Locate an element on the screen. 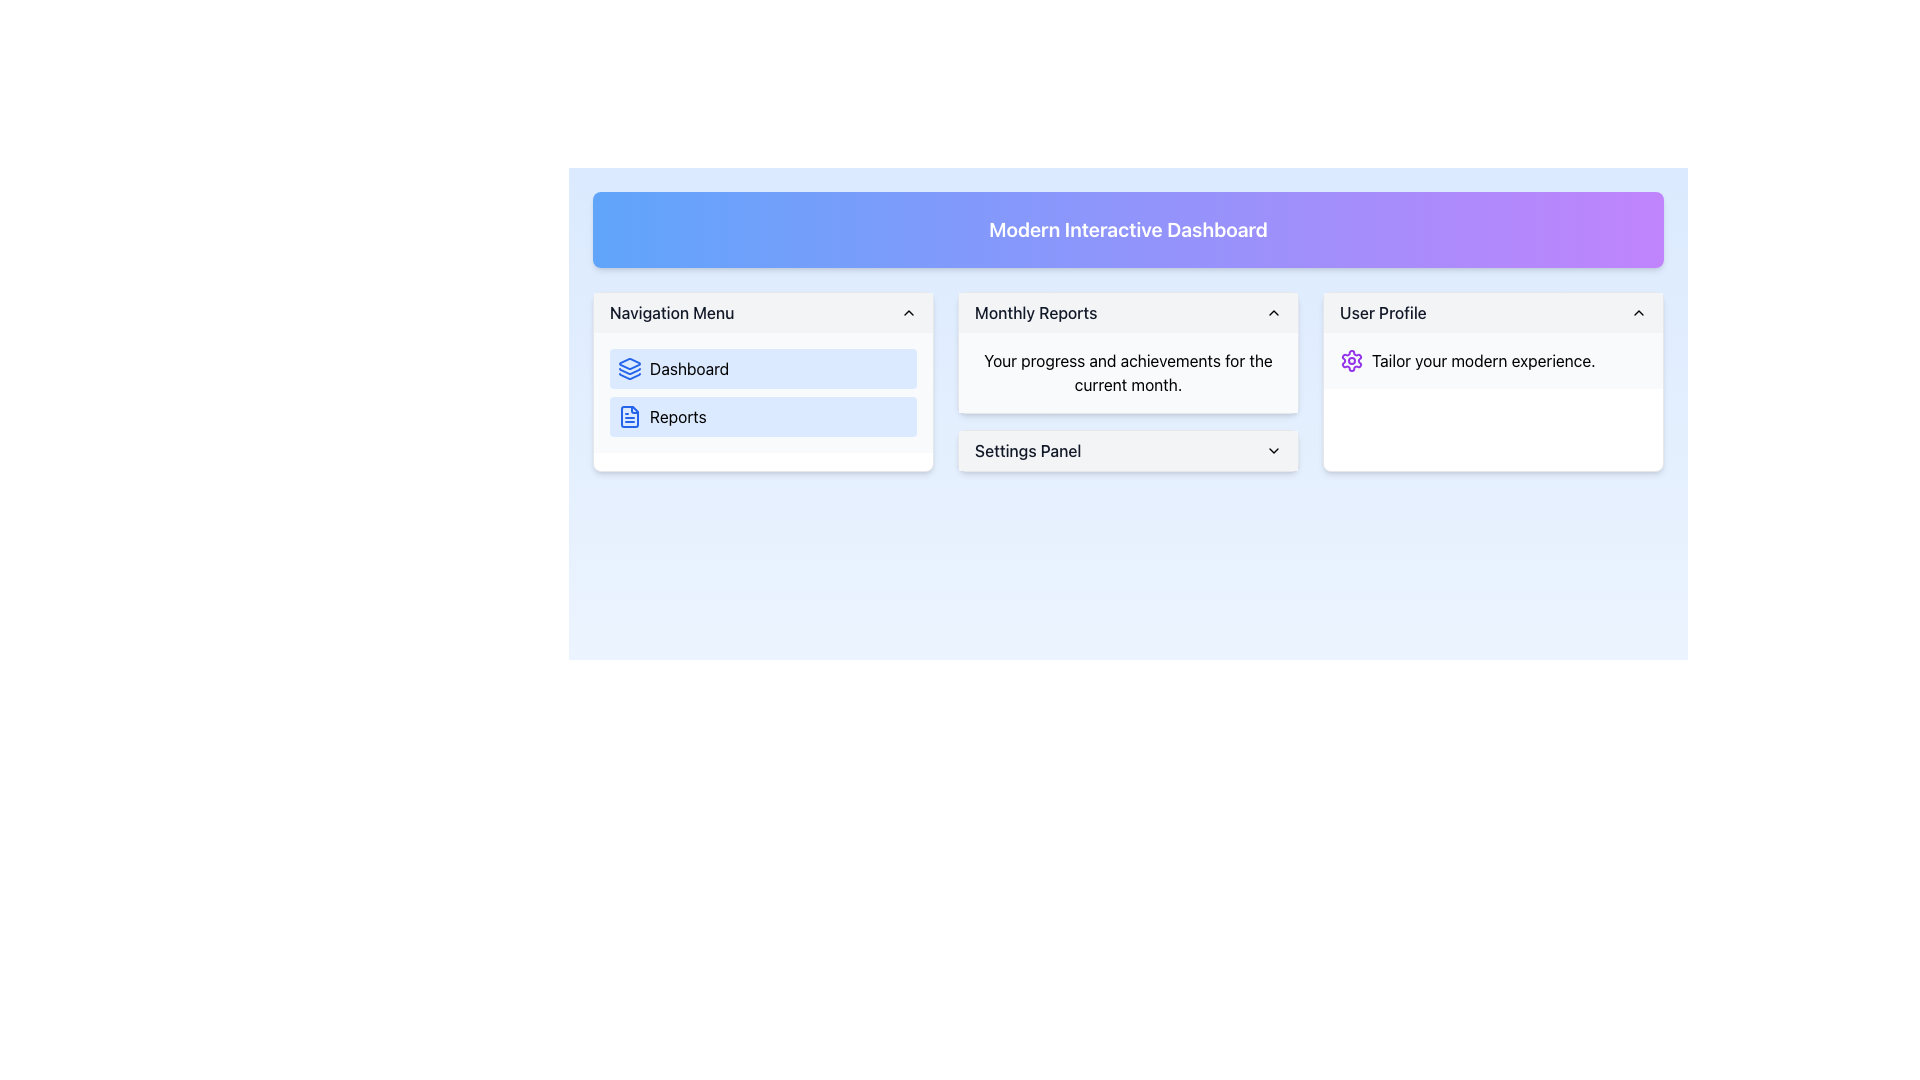 The width and height of the screenshot is (1920, 1080). the toggle icon for the 'User Profile' section is located at coordinates (1638, 312).